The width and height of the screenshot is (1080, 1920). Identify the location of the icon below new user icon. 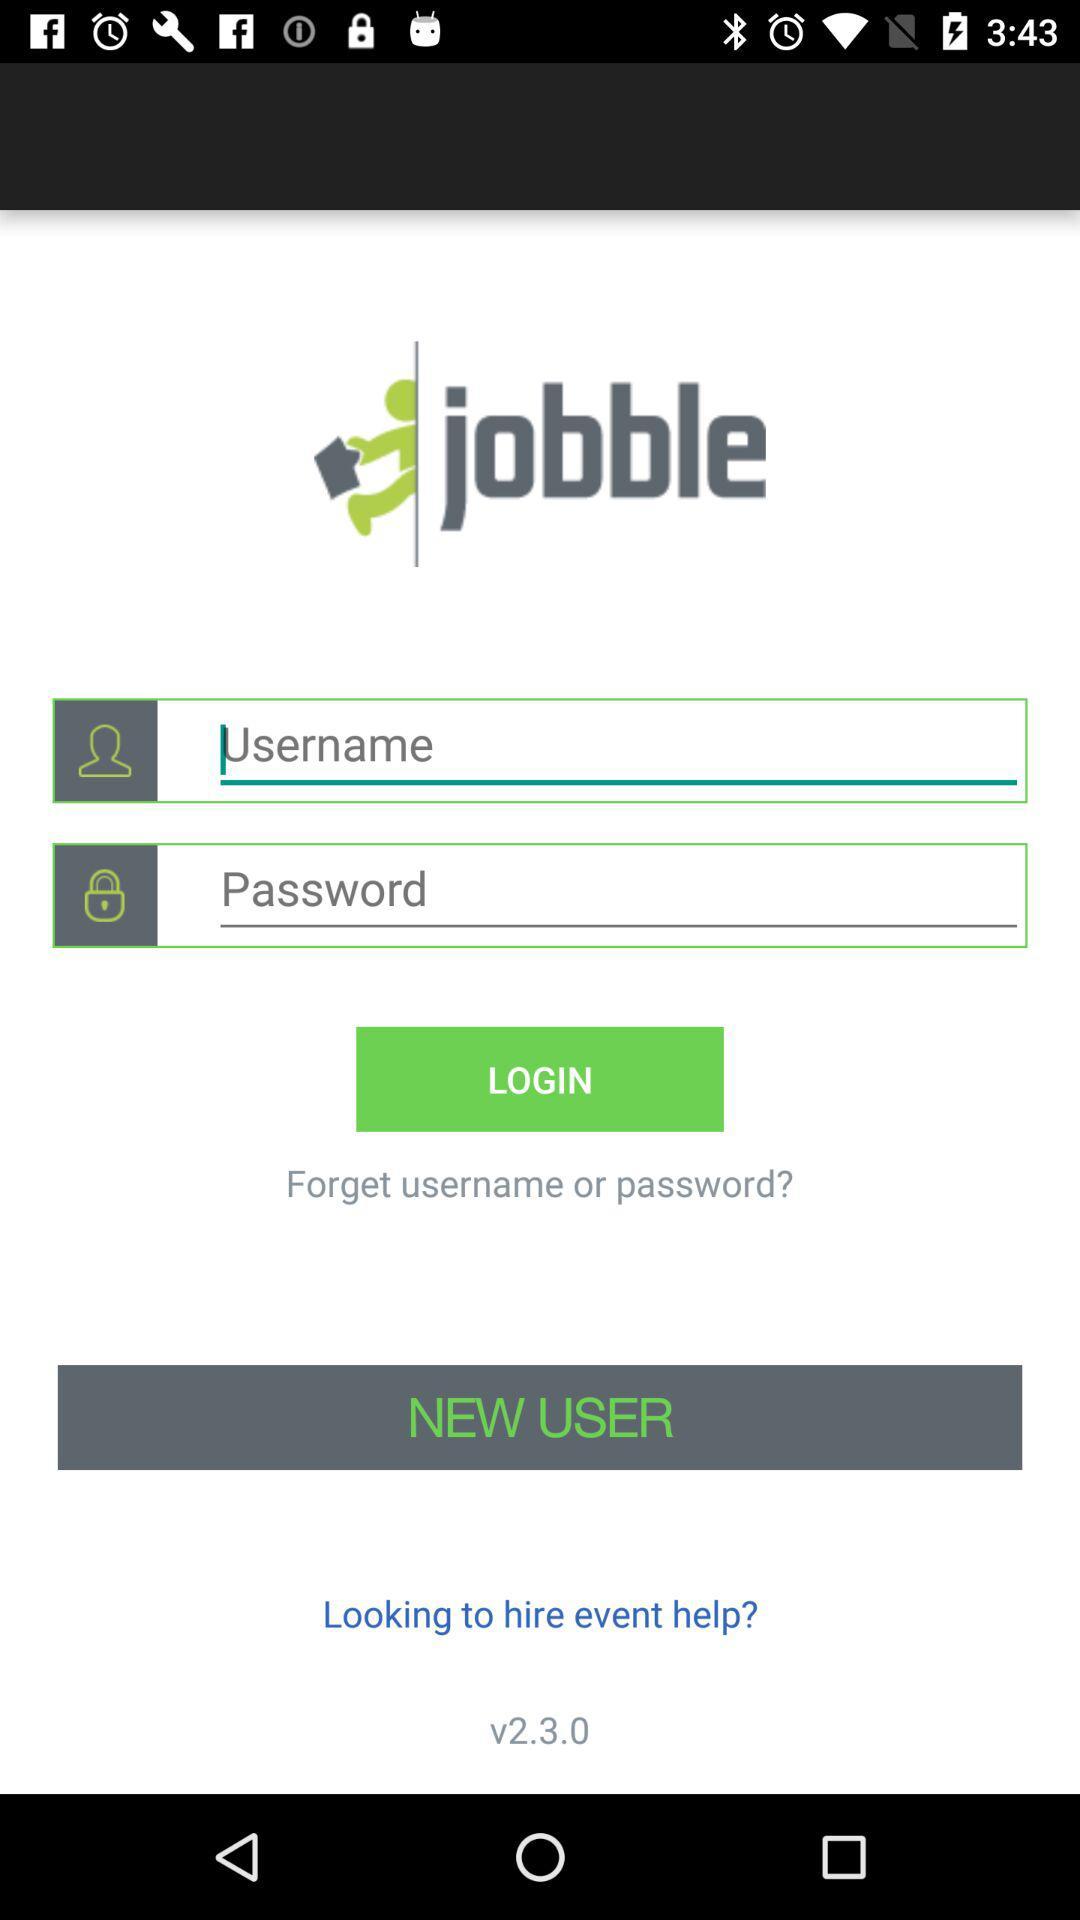
(540, 1613).